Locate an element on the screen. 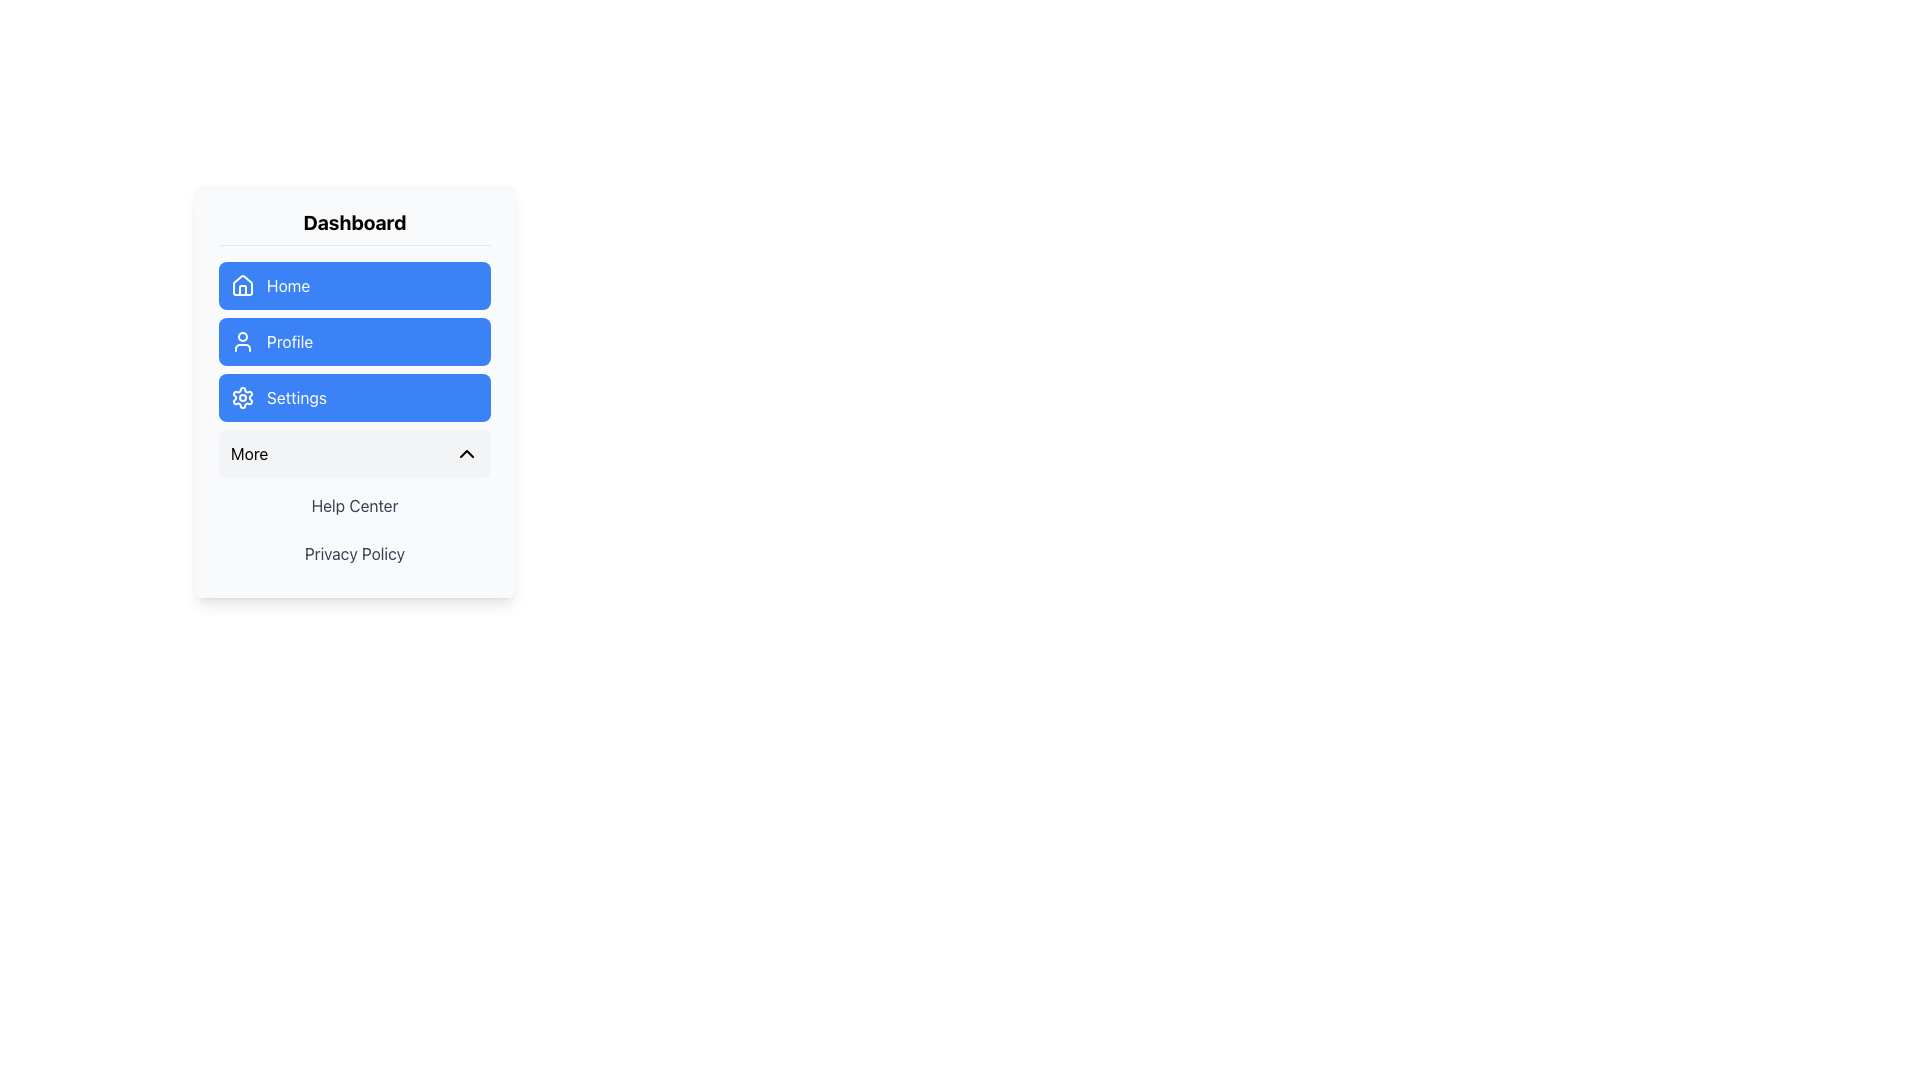 This screenshot has height=1080, width=1920. the home-shaped SVG icon that represents the first item in the list of options under the 'Dashboard' header, located to the left of the 'Home' button is located at coordinates (242, 290).